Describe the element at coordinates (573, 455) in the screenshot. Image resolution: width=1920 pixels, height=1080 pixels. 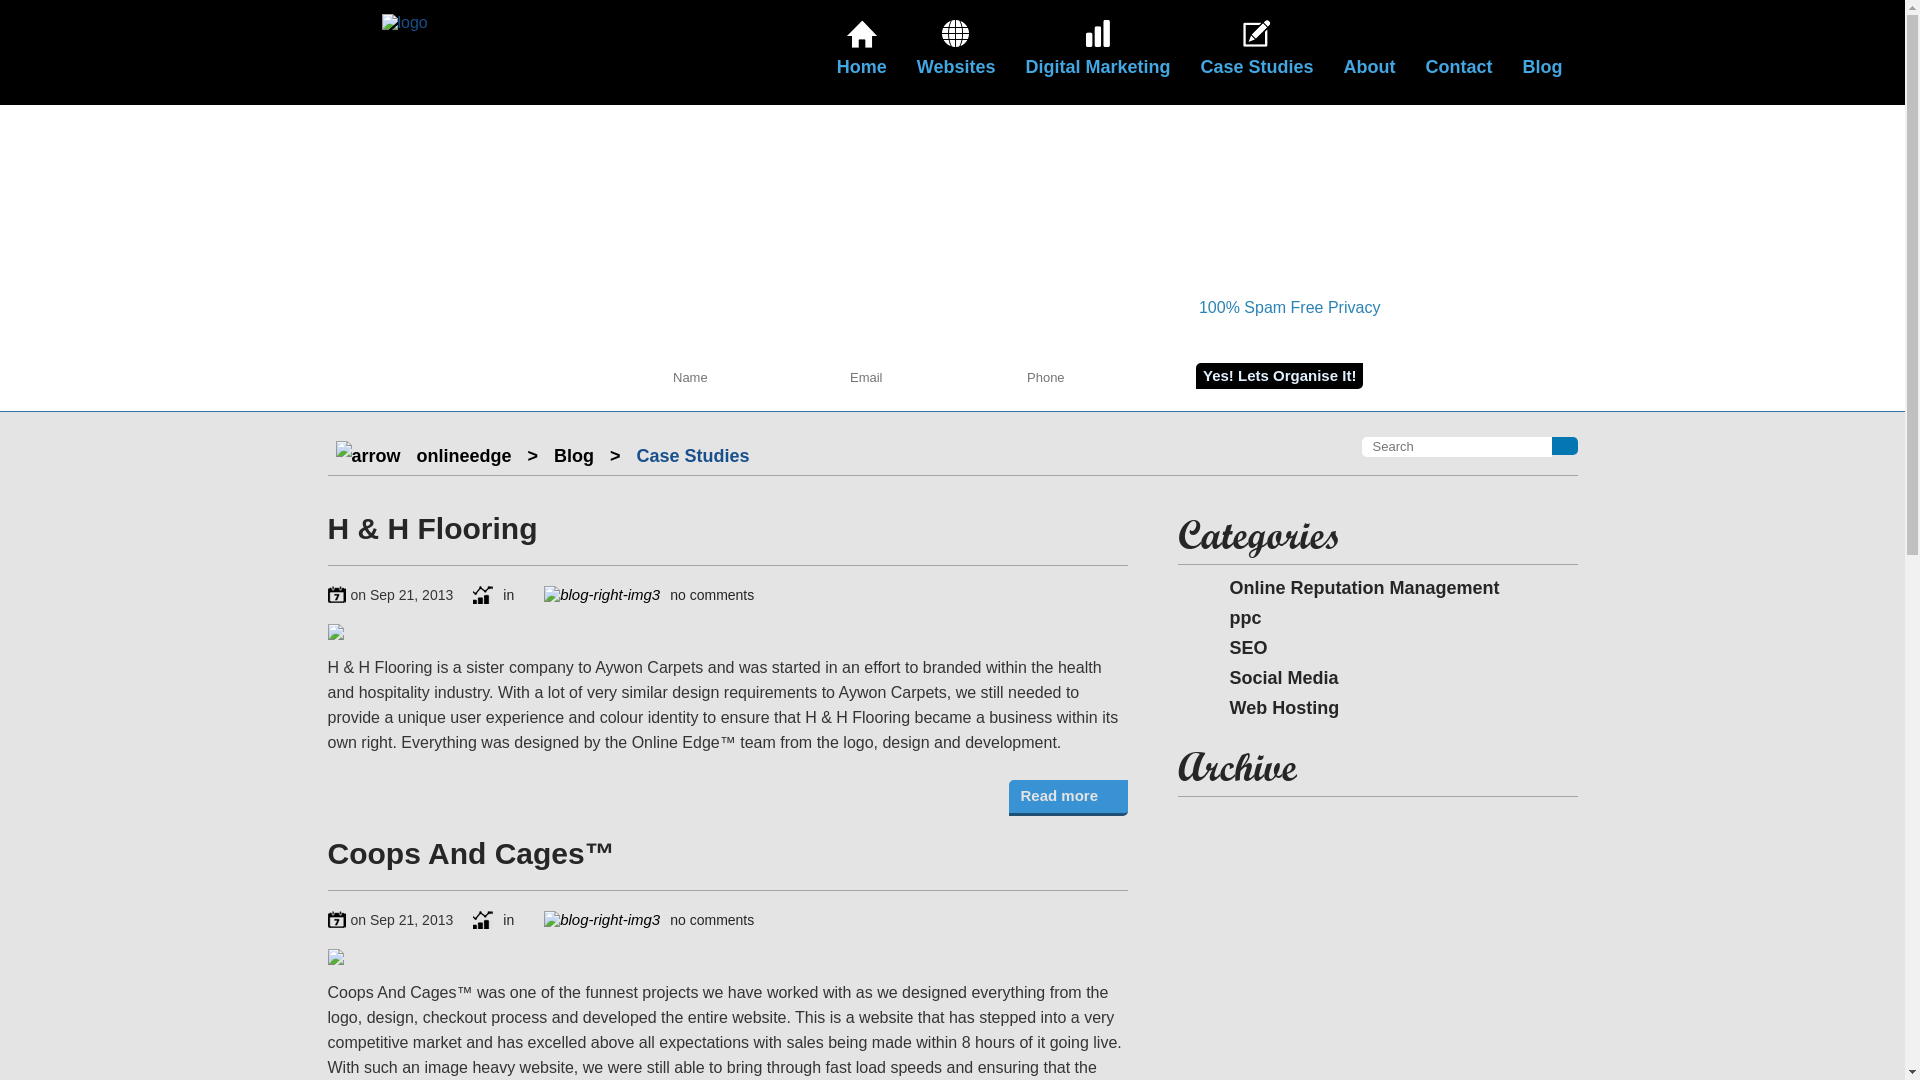
I see `'Blog'` at that location.